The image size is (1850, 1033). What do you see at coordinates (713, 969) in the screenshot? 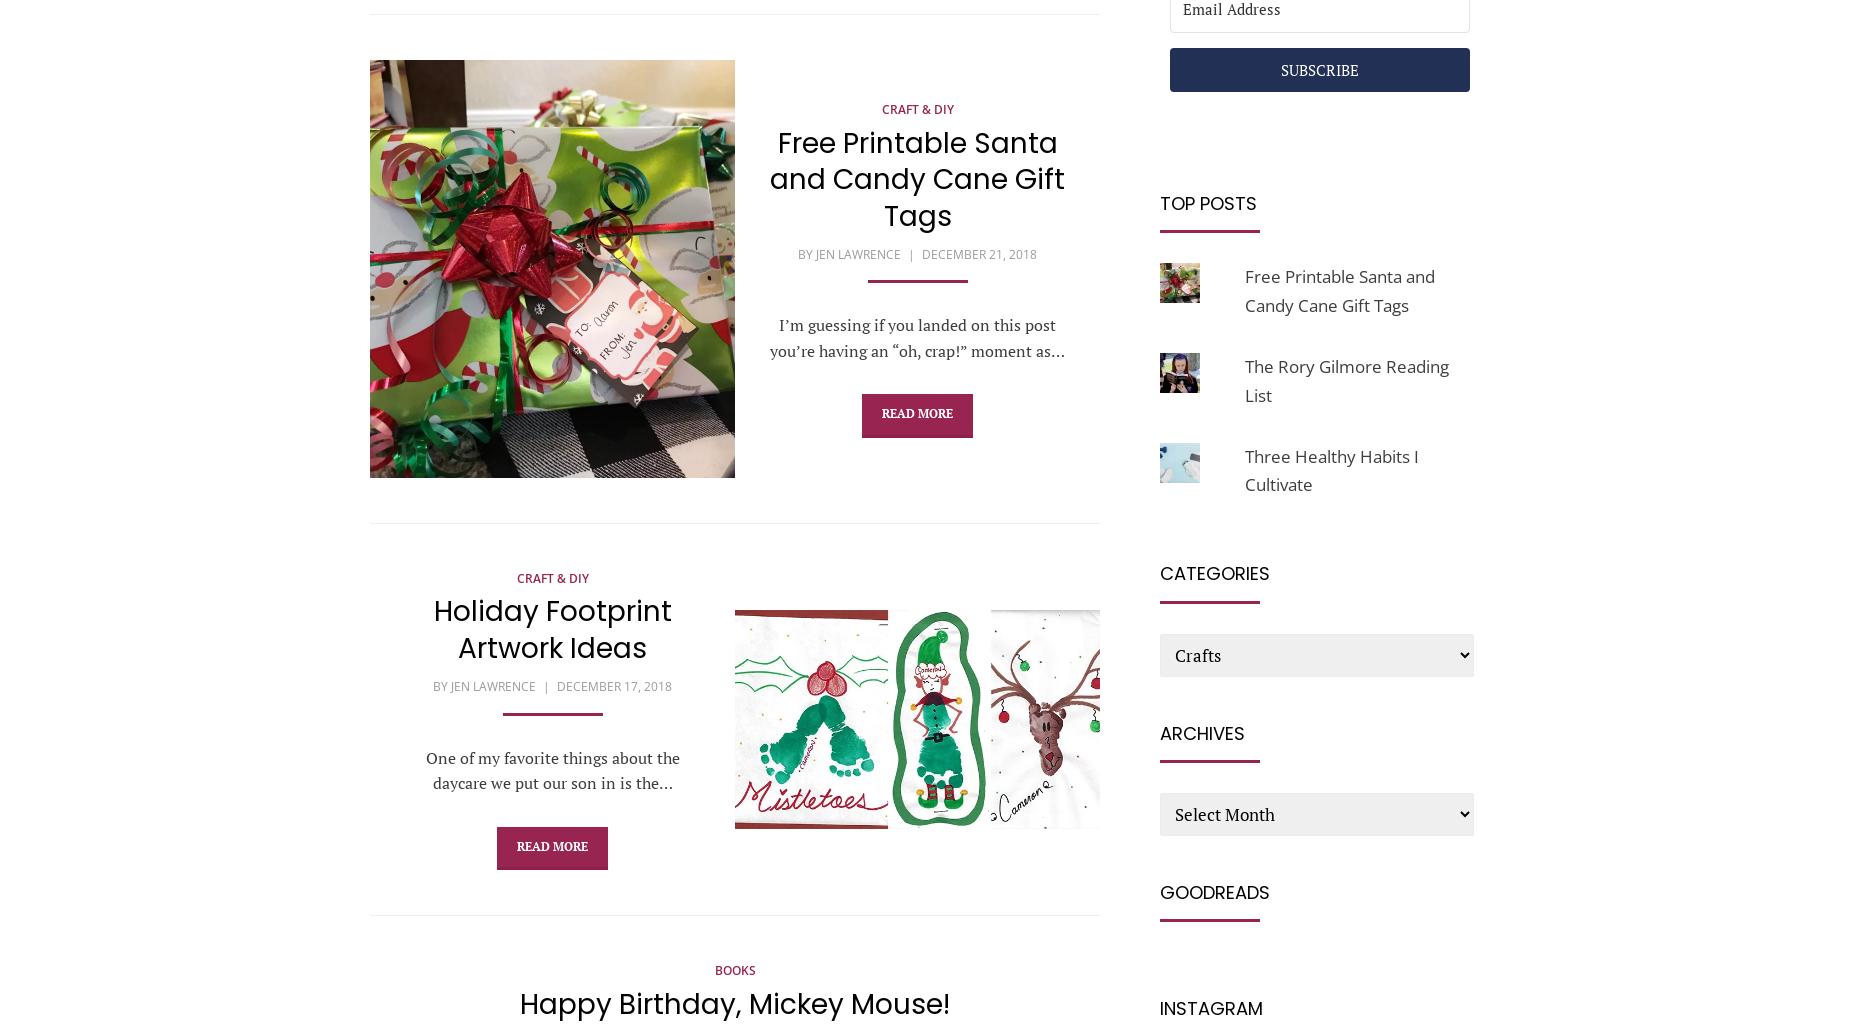
I see `'Books'` at bounding box center [713, 969].